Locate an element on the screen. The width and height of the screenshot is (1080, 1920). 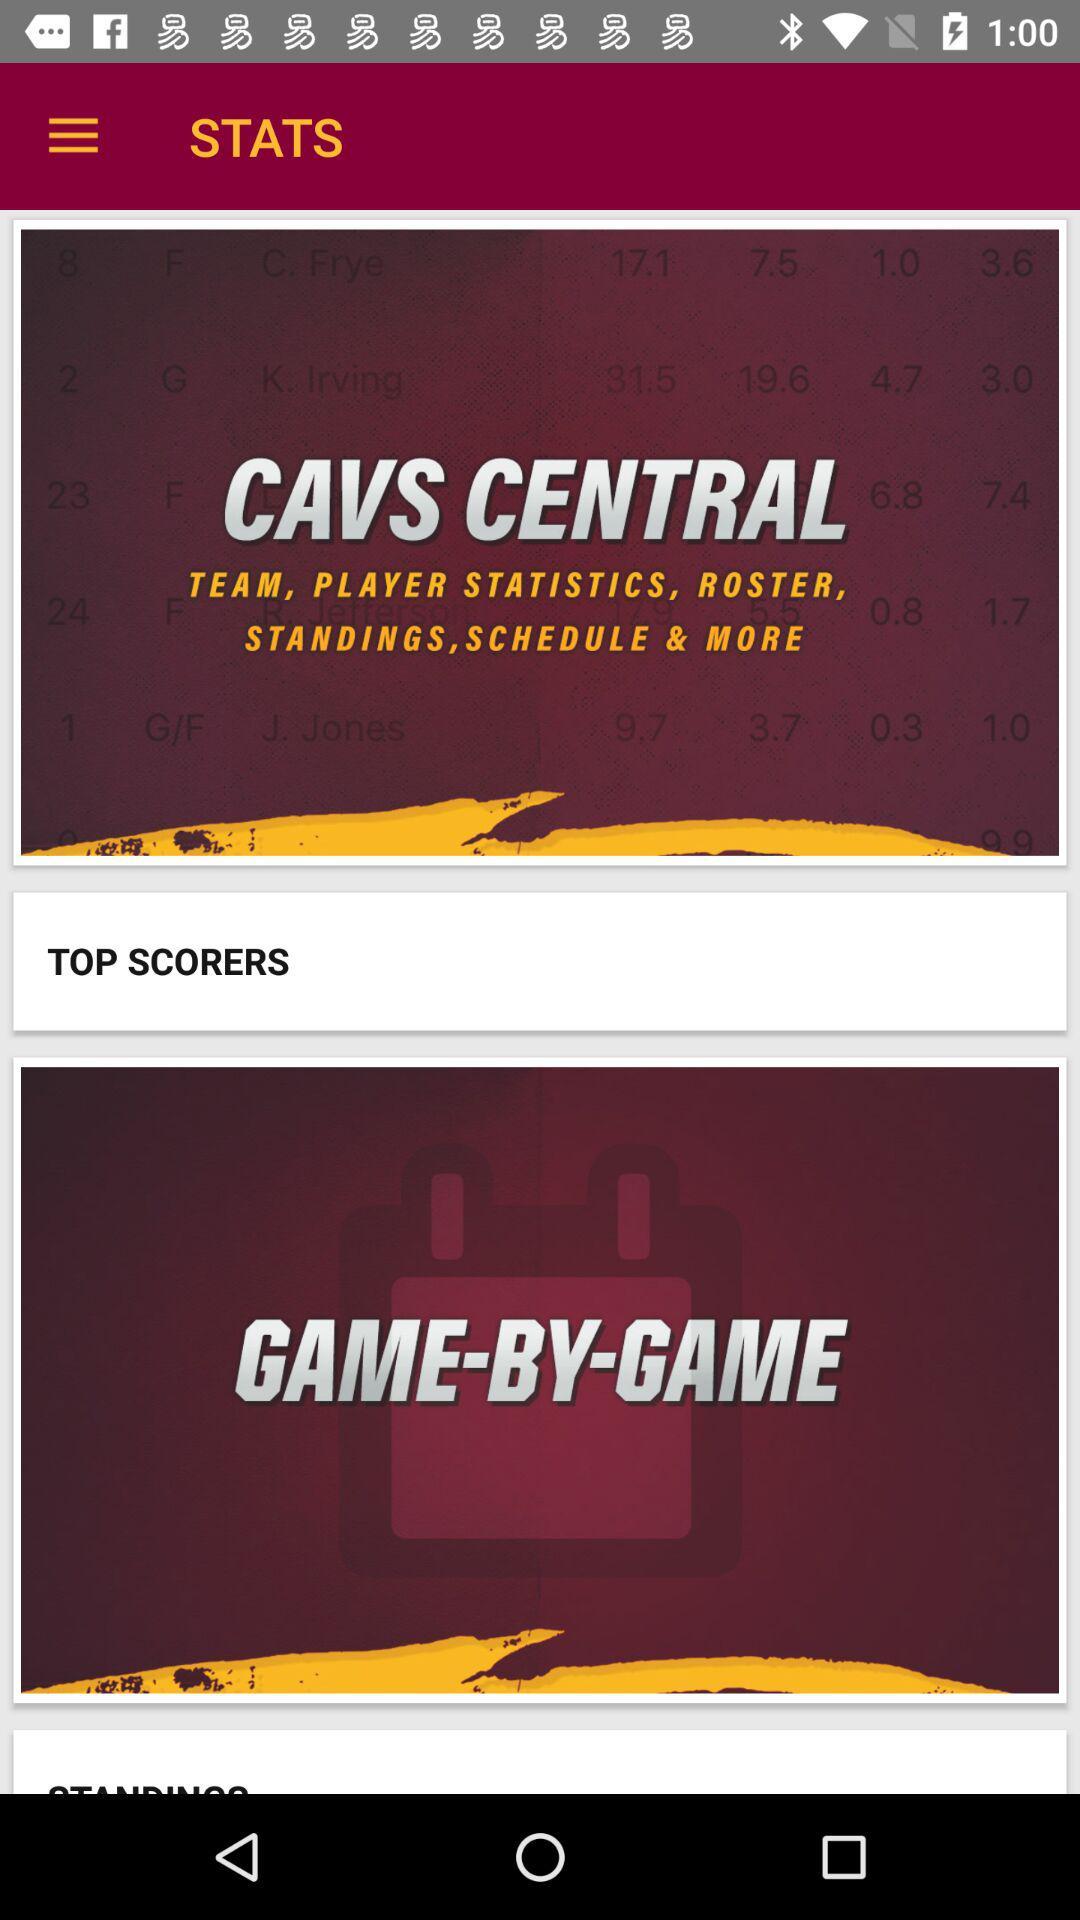
the icon to the left of the stats item is located at coordinates (72, 135).